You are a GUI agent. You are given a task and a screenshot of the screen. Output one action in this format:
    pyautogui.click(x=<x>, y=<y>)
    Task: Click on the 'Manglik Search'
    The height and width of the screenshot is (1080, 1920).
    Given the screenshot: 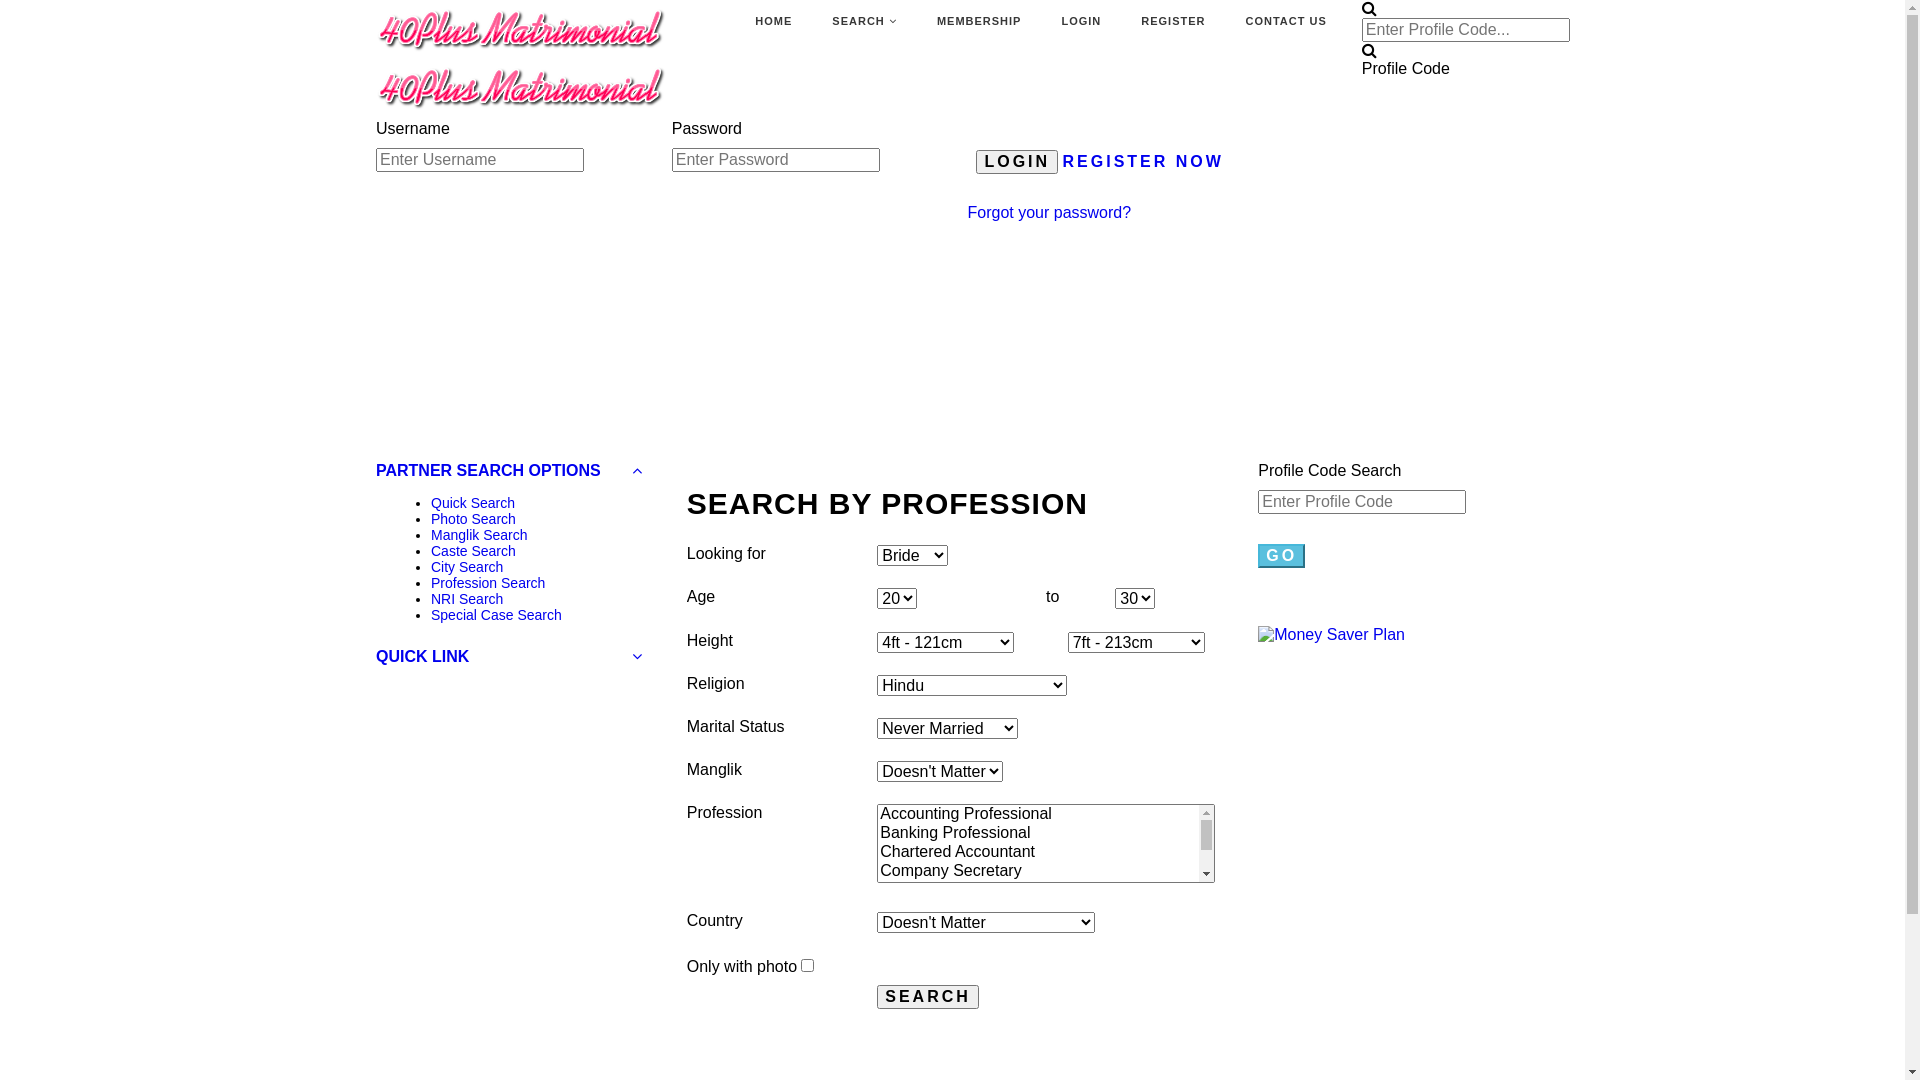 What is the action you would take?
    pyautogui.click(x=478, y=534)
    